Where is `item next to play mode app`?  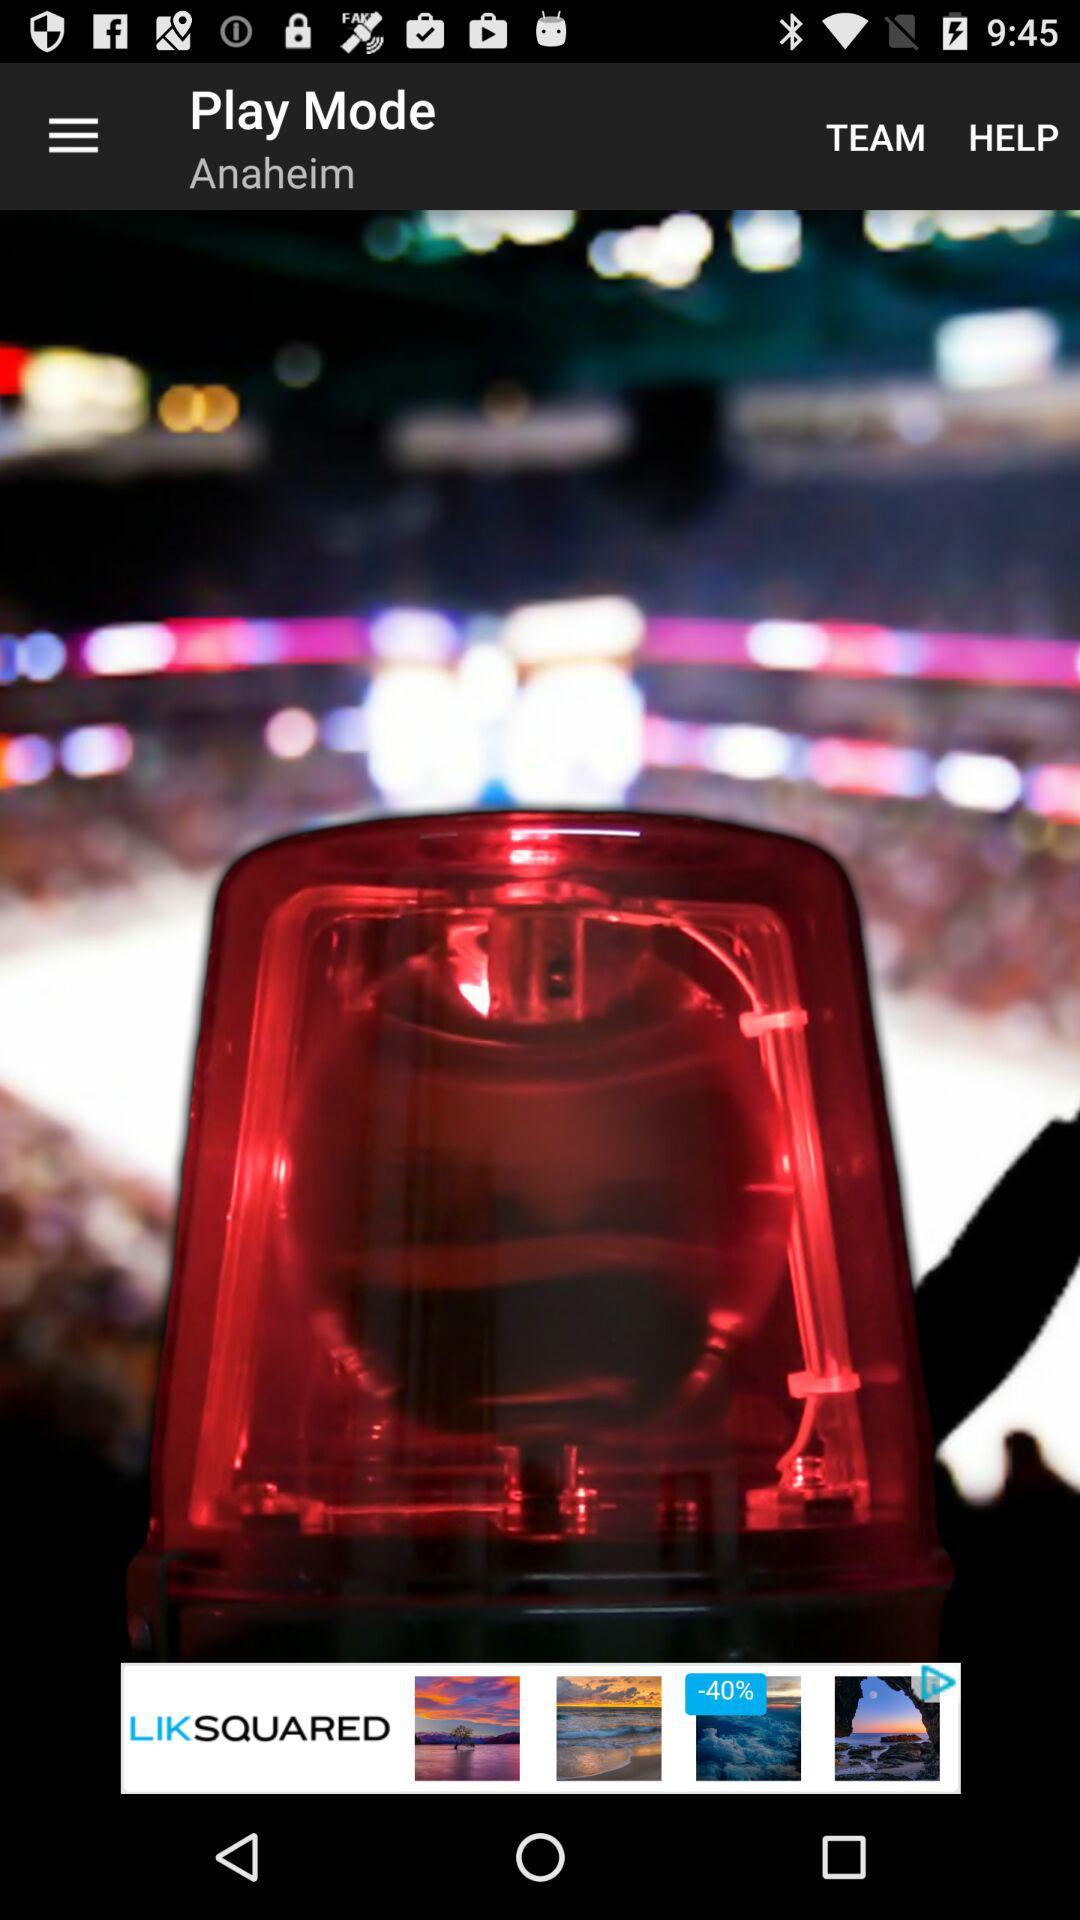
item next to play mode app is located at coordinates (72, 135).